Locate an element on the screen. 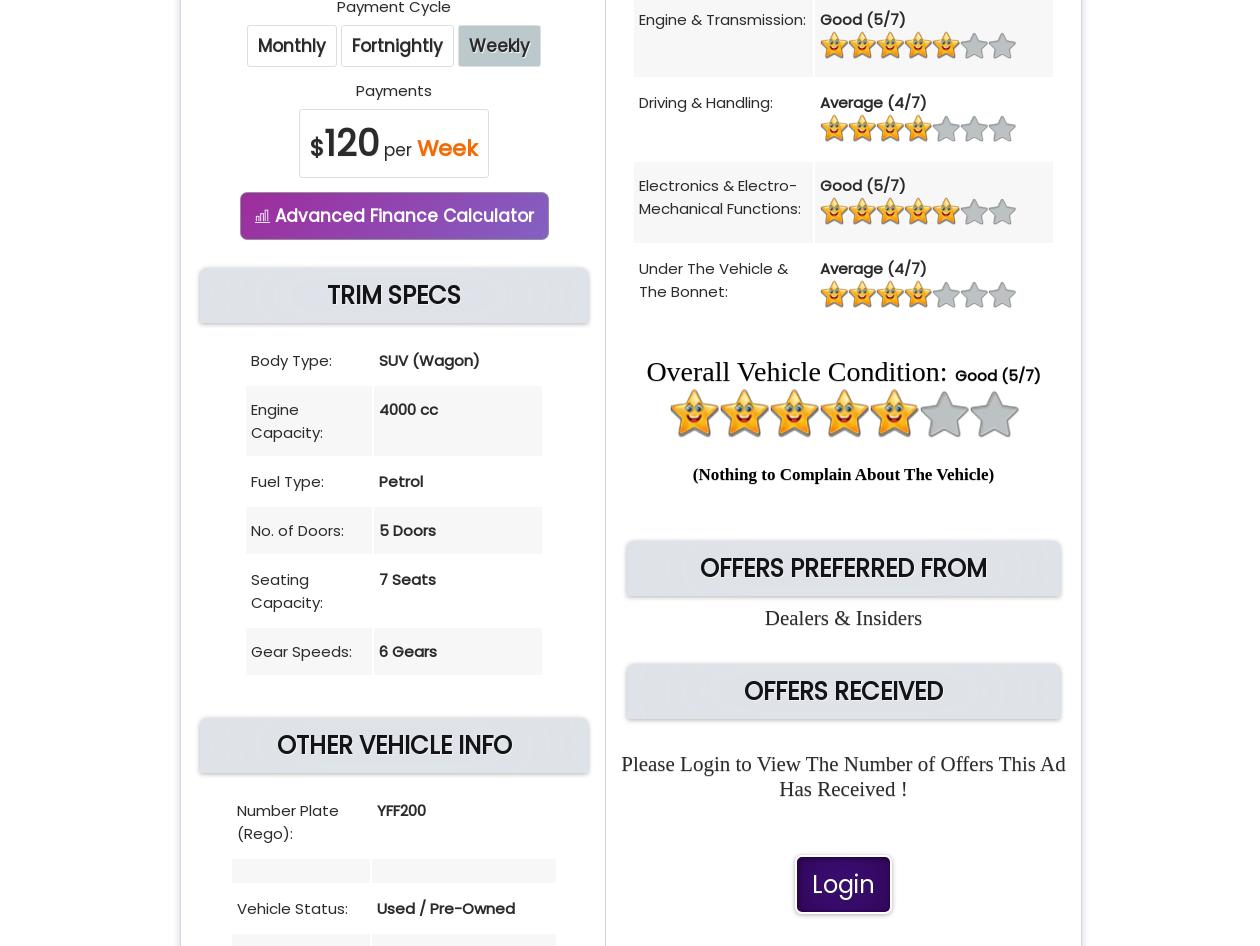 This screenshot has height=946, width=1260. 'Seating Capacity:' is located at coordinates (287, 589).